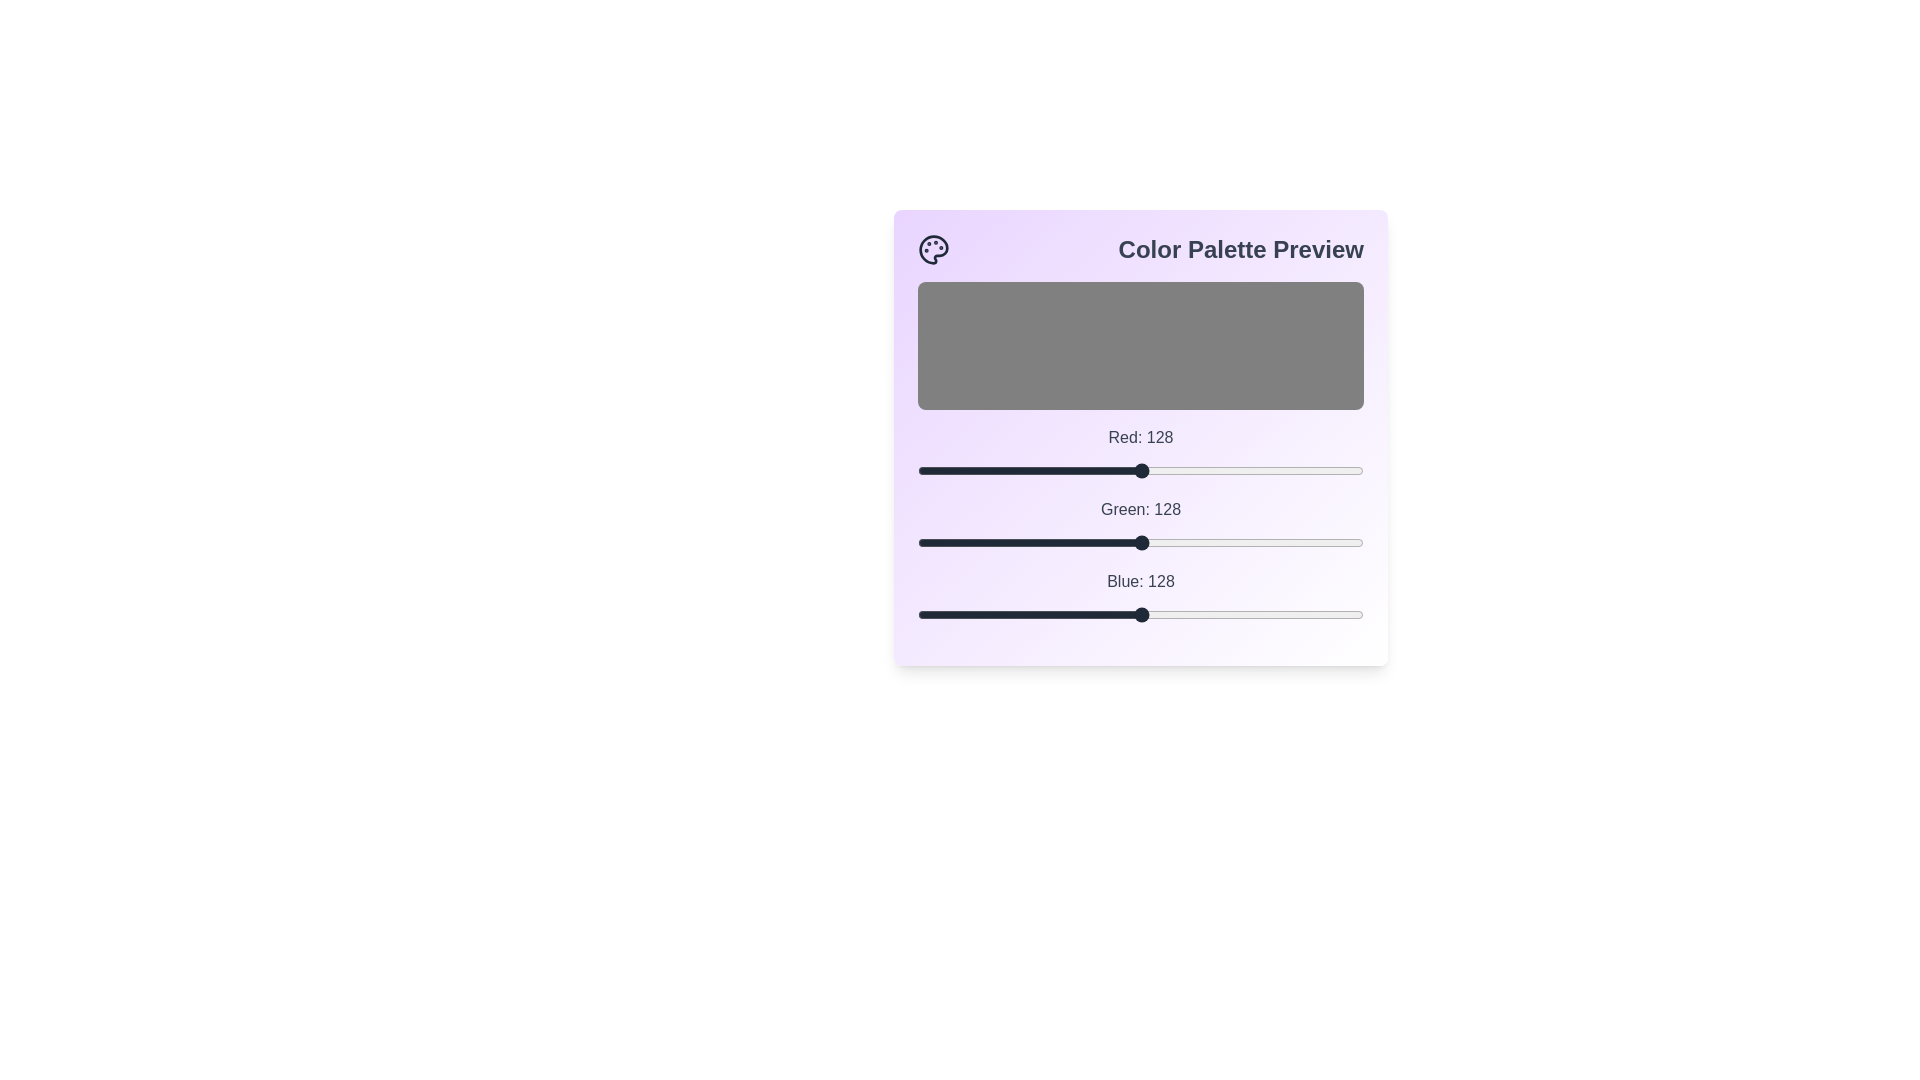 The width and height of the screenshot is (1920, 1080). Describe the element at coordinates (1308, 613) in the screenshot. I see `the blue component` at that location.